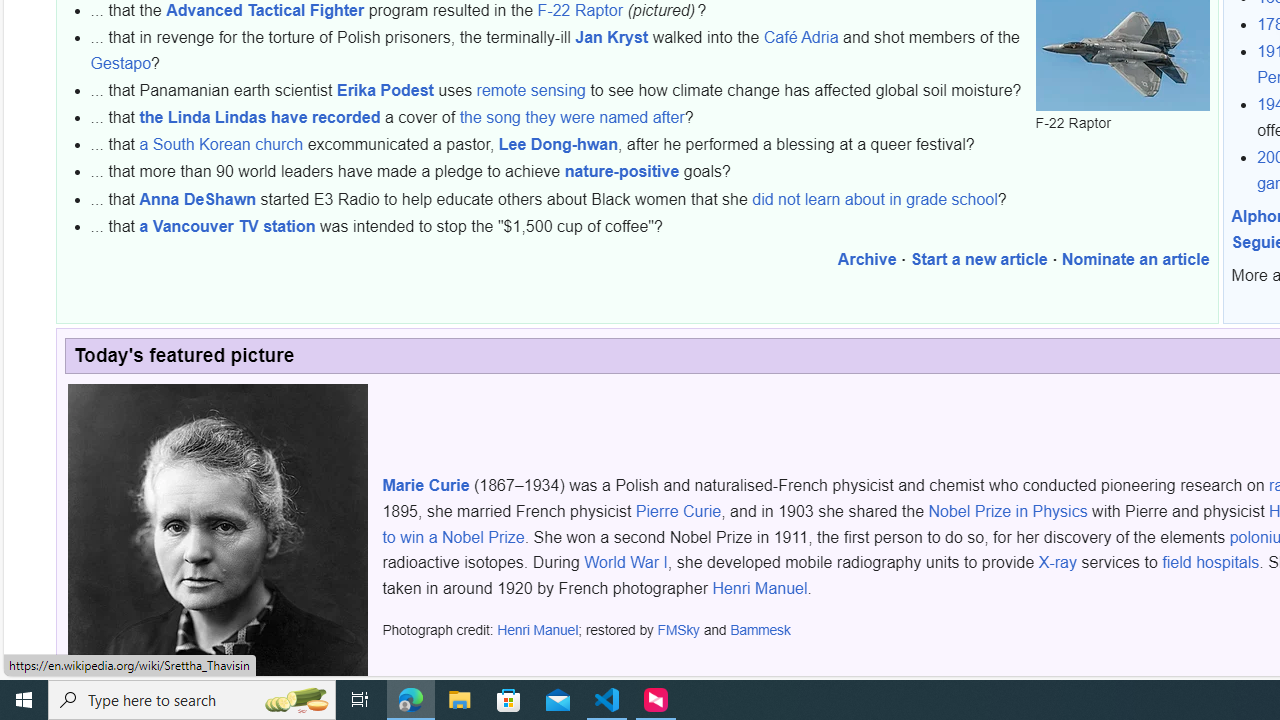 This screenshot has height=720, width=1280. Describe the element at coordinates (259, 117) in the screenshot. I see `'the Linda Lindas have recorded'` at that location.